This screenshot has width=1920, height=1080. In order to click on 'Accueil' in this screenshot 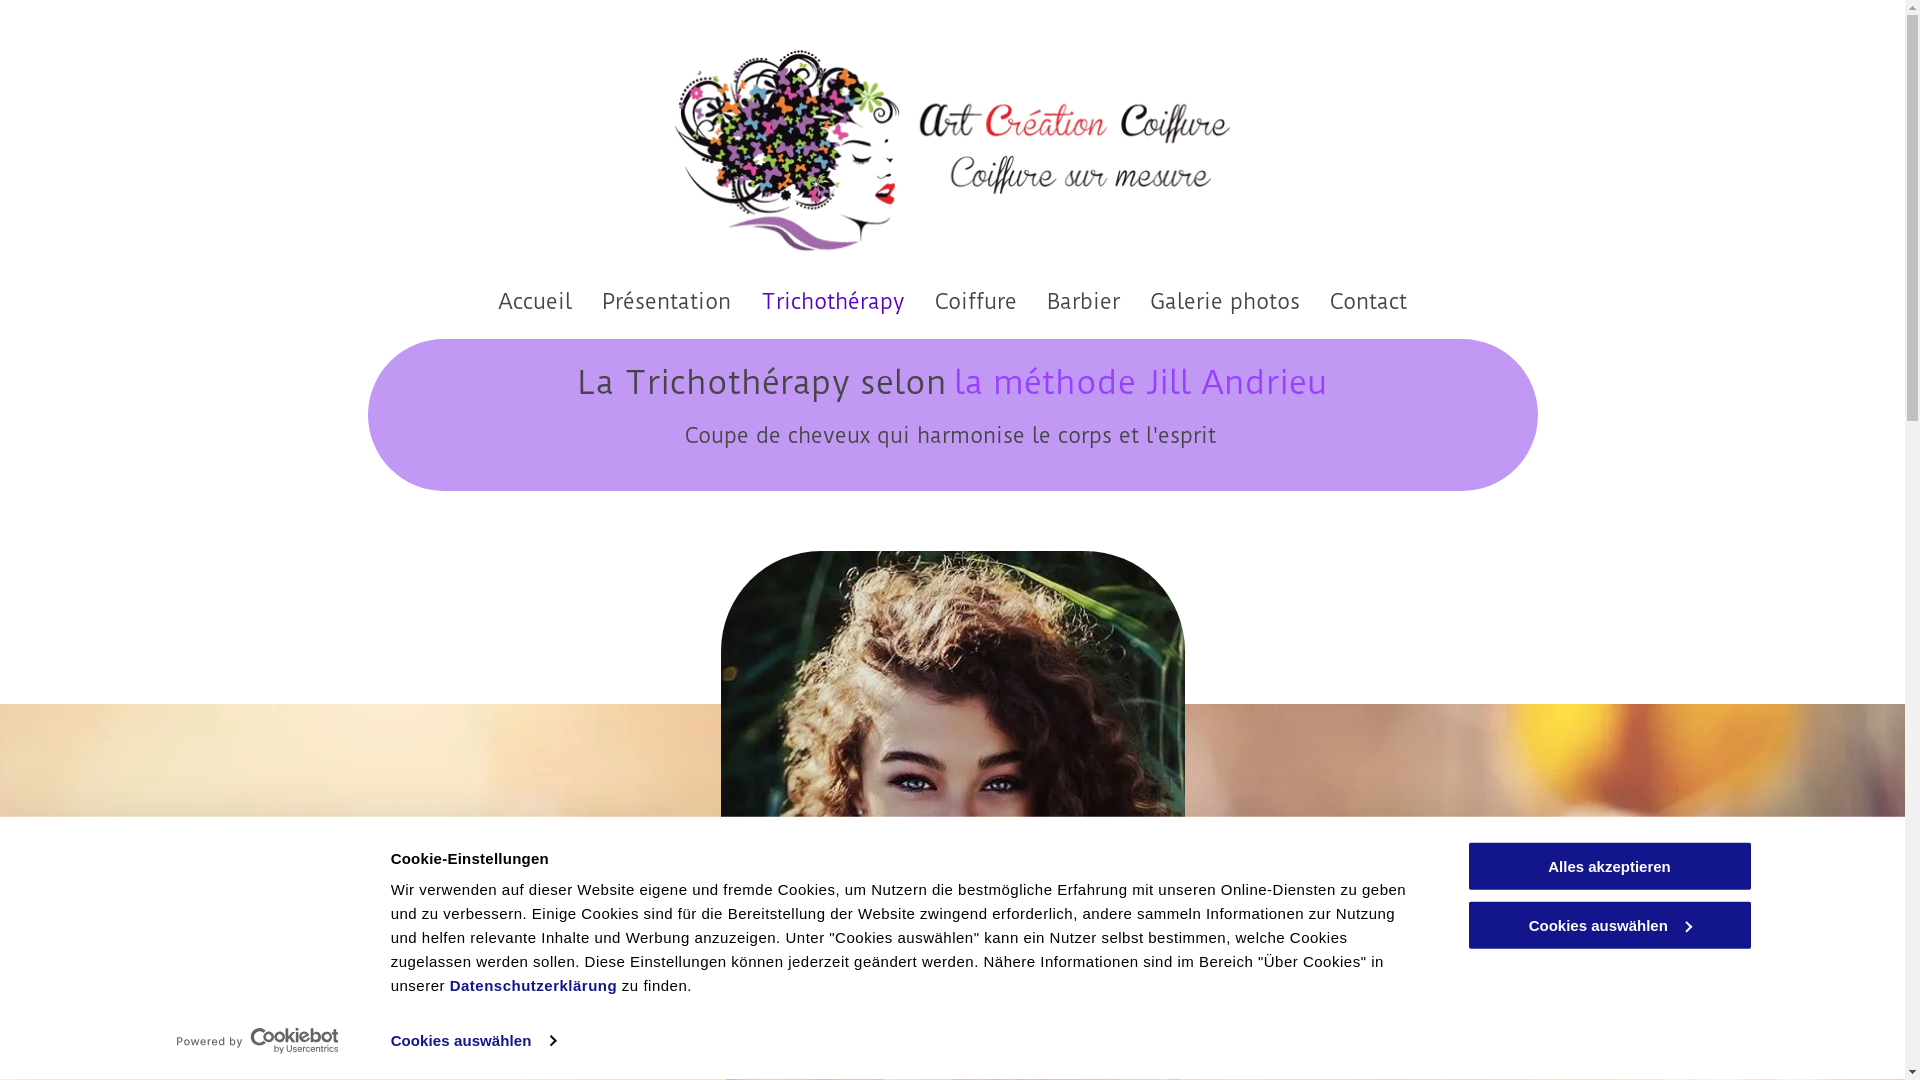, I will do `click(483, 301)`.